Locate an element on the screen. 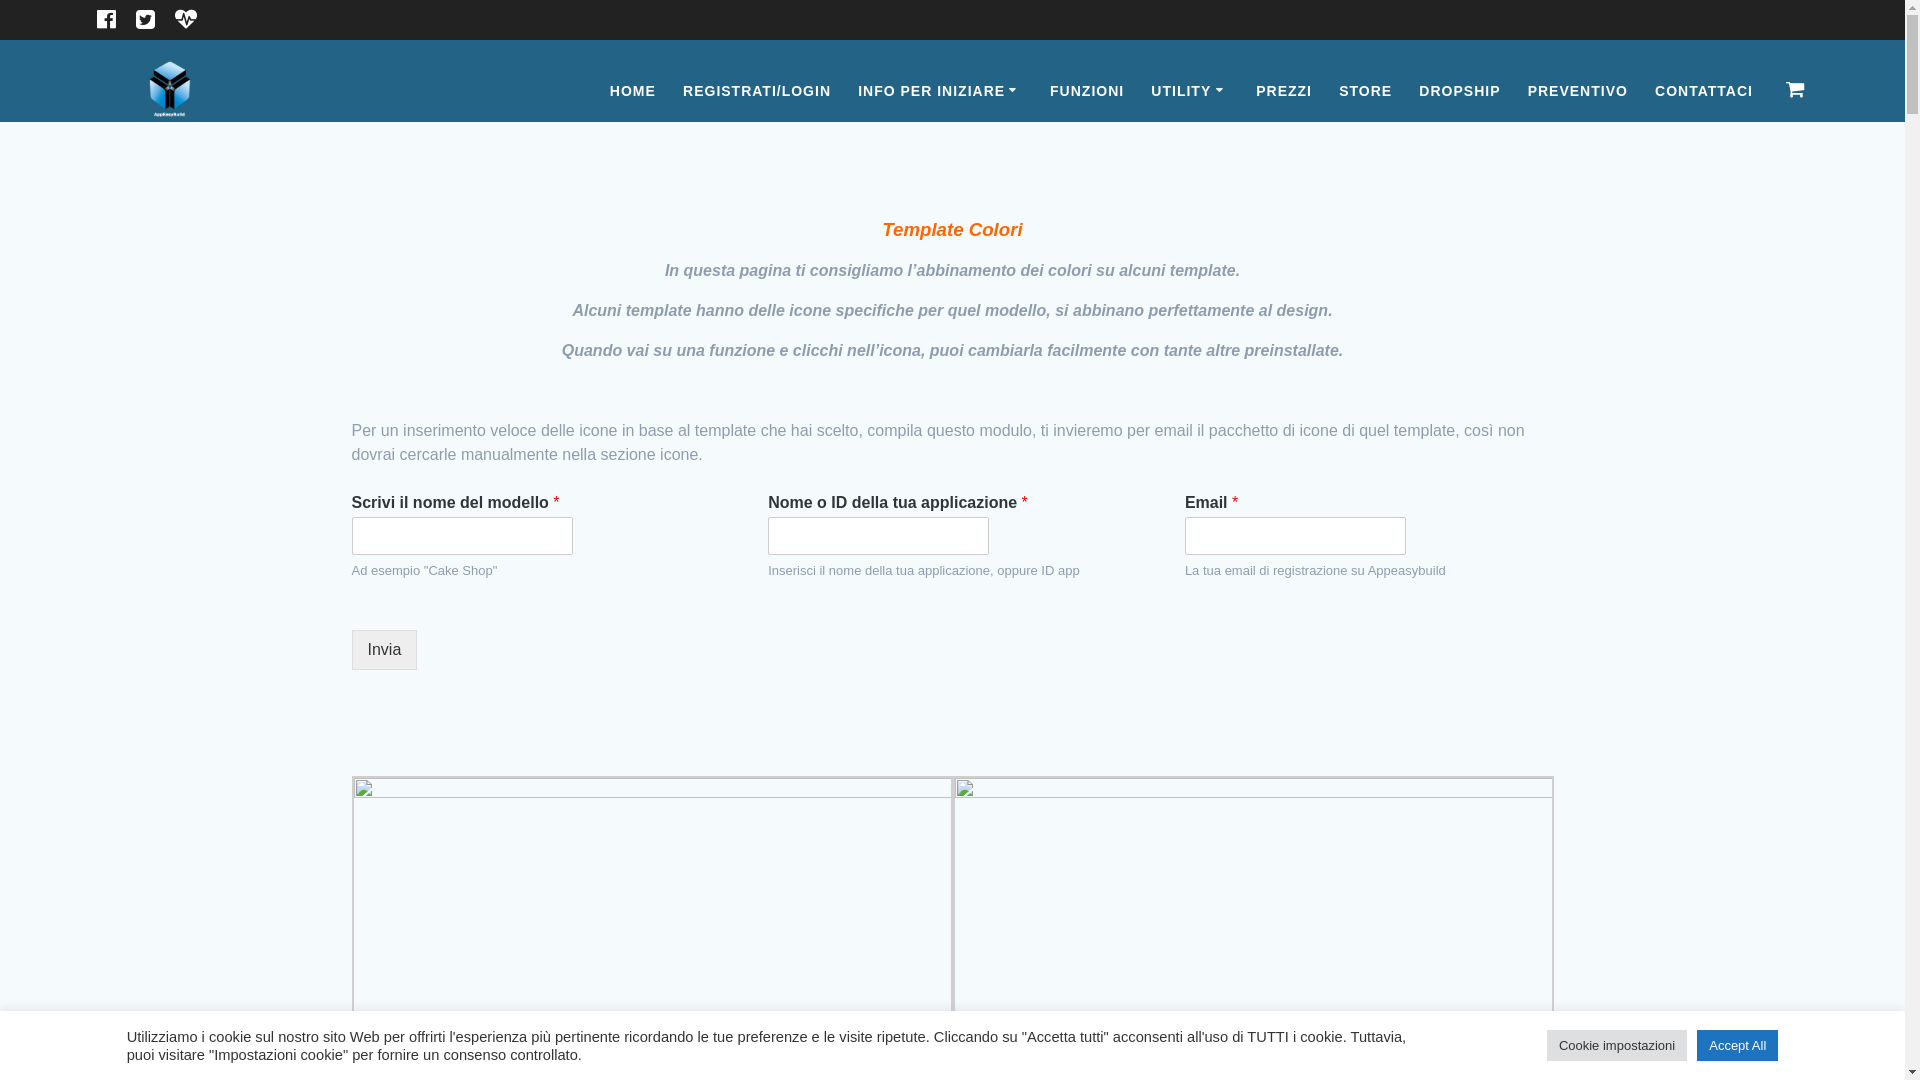  'REGISTRATI/LOGIN' is located at coordinates (756, 91).